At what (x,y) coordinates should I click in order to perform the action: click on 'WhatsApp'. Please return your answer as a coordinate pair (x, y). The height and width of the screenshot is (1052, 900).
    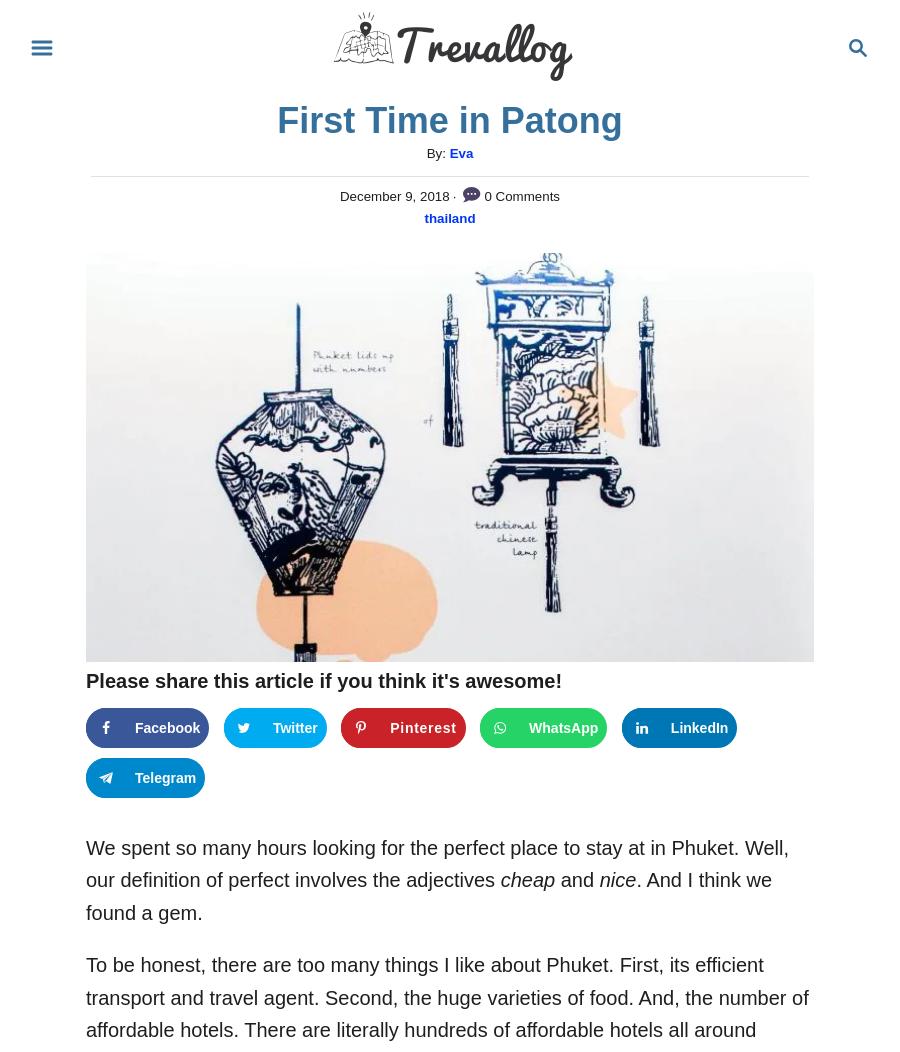
    Looking at the image, I should click on (562, 727).